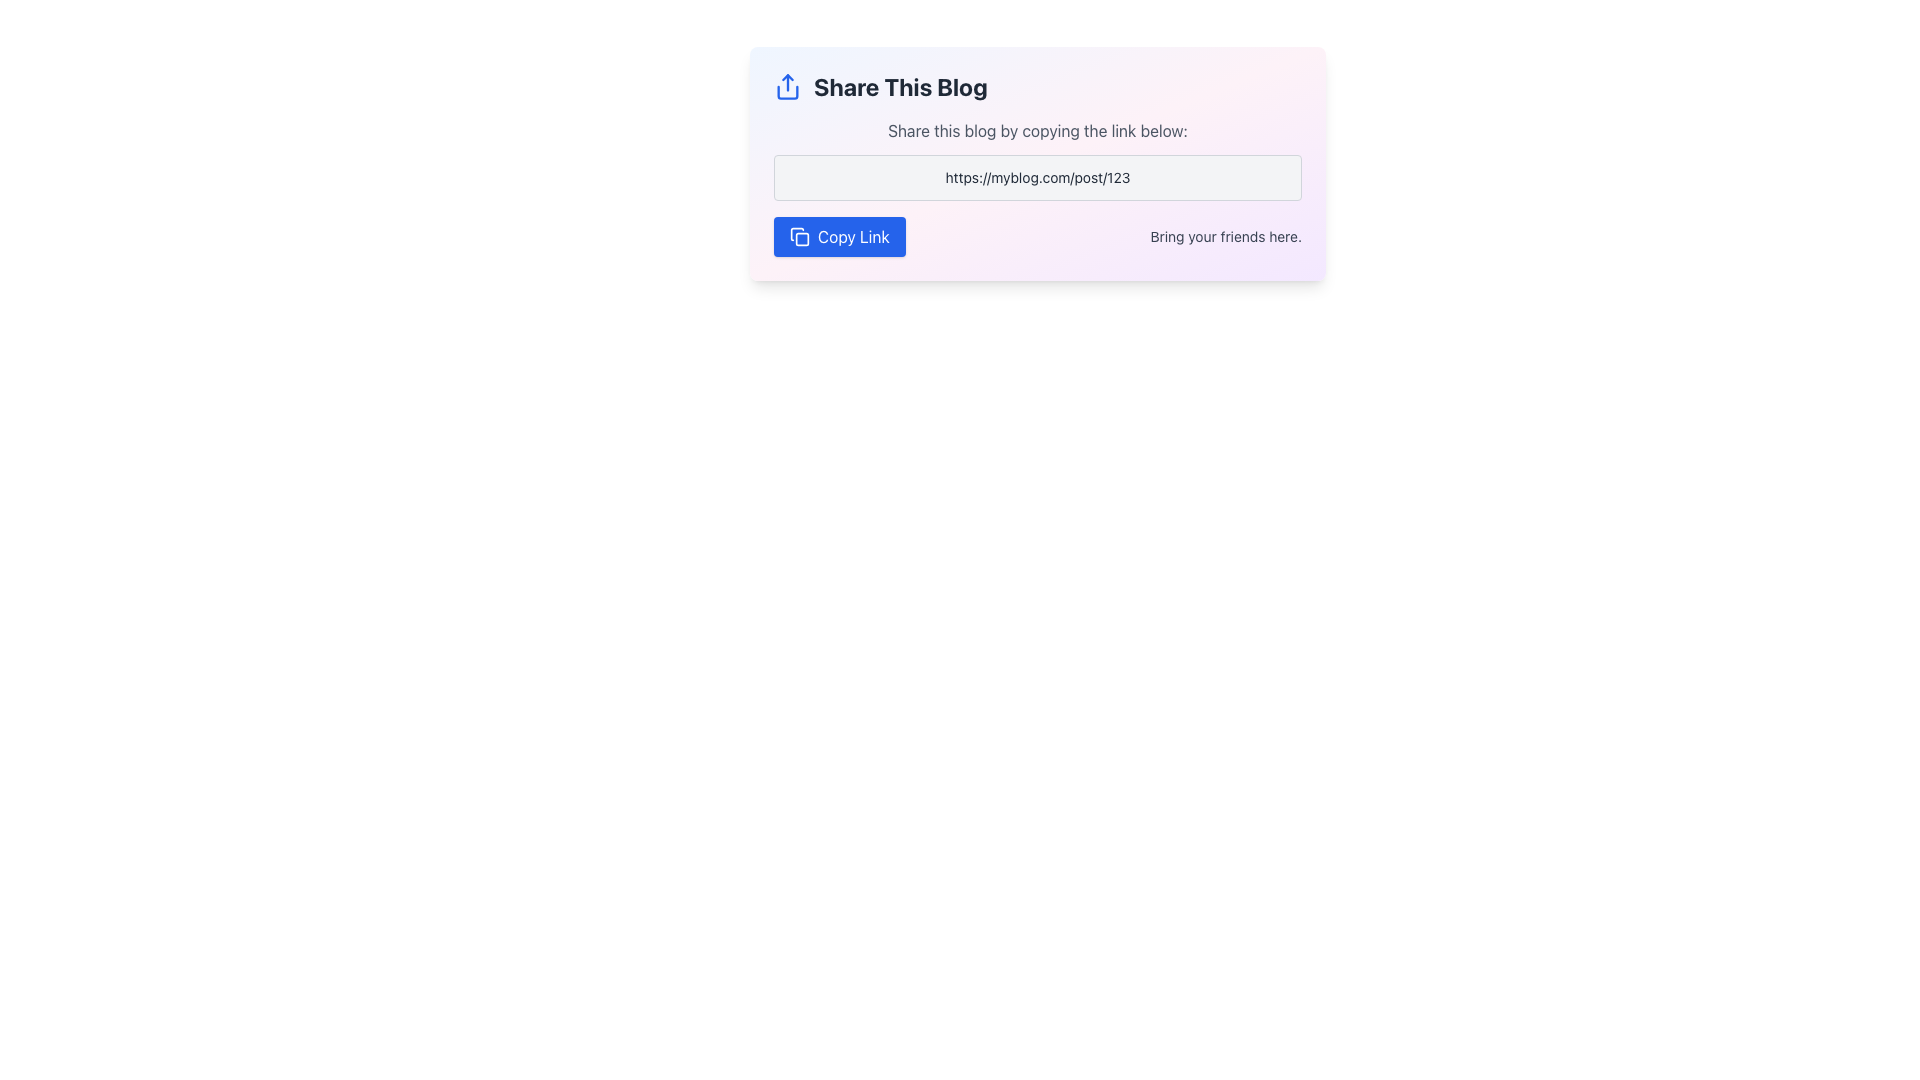 The width and height of the screenshot is (1920, 1080). I want to click on the SVG icon within the 'Copy Link' button, which is styled with a solid blue background and white text, located on the left side of the button, so click(796, 233).